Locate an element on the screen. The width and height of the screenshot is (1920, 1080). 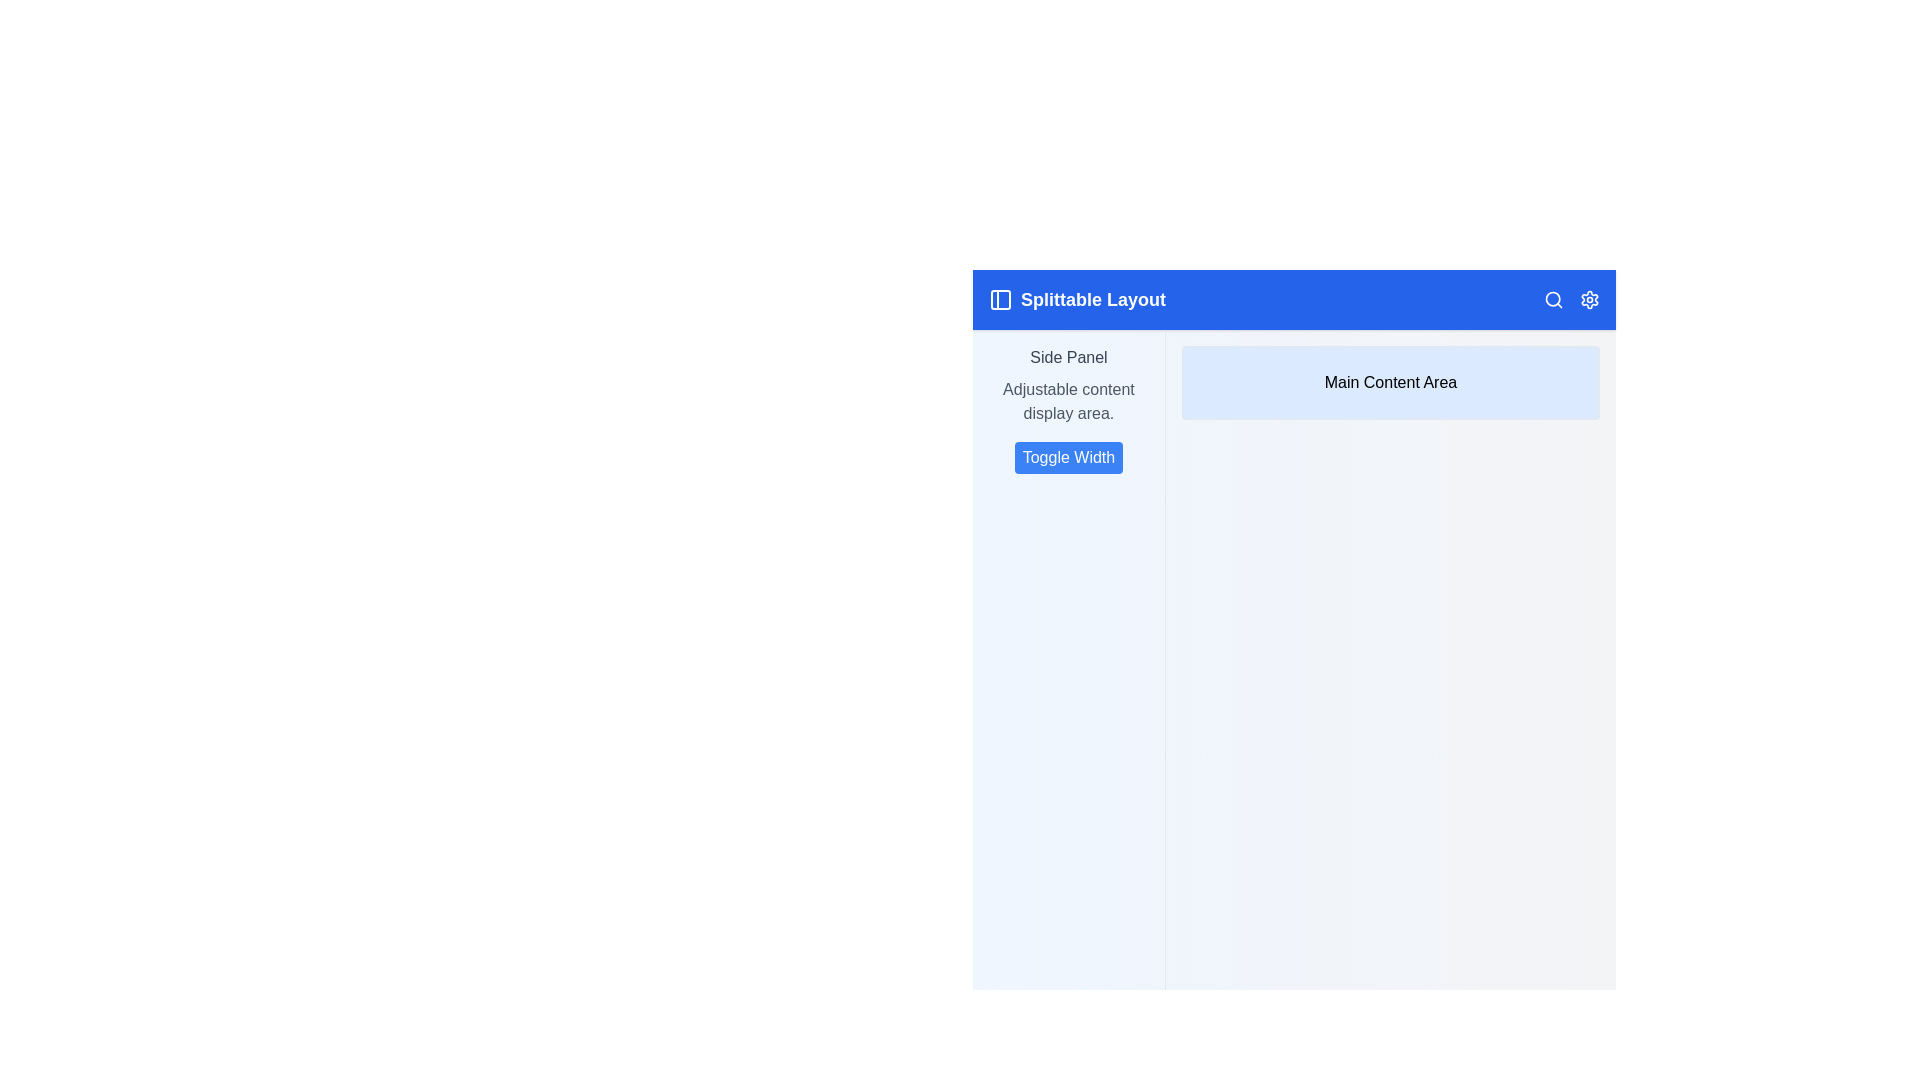
the 'panel left' icon located at the top-left of the blue navigation bar, next to the text 'Splittable Layout' is located at coordinates (1001, 300).